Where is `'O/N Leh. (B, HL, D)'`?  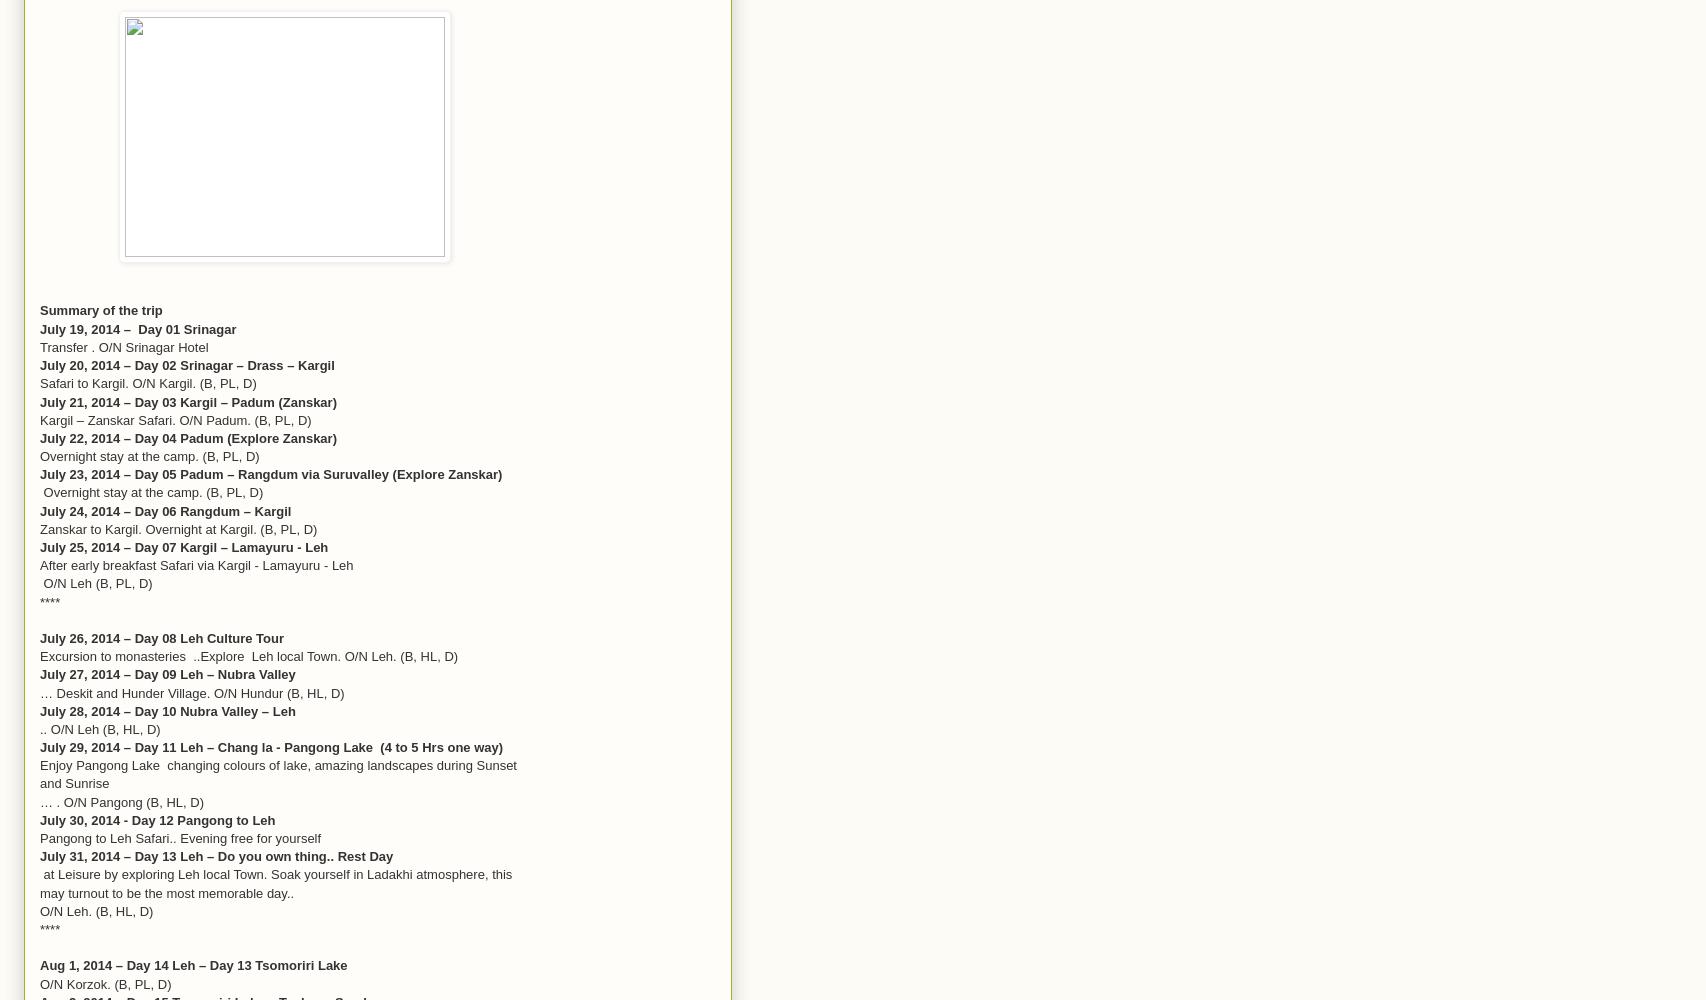 'O/N Leh. (B, HL, D)' is located at coordinates (96, 910).